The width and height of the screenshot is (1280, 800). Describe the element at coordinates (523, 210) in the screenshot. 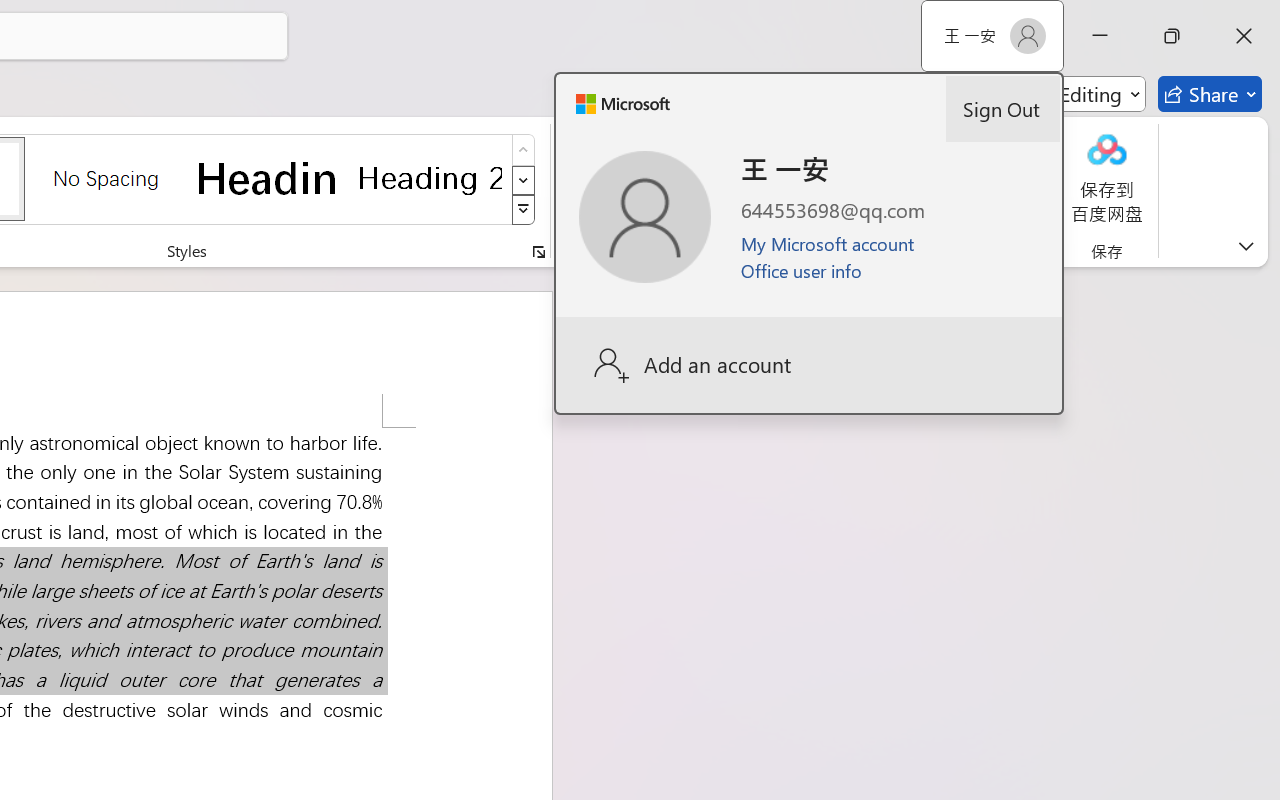

I see `'Styles'` at that location.